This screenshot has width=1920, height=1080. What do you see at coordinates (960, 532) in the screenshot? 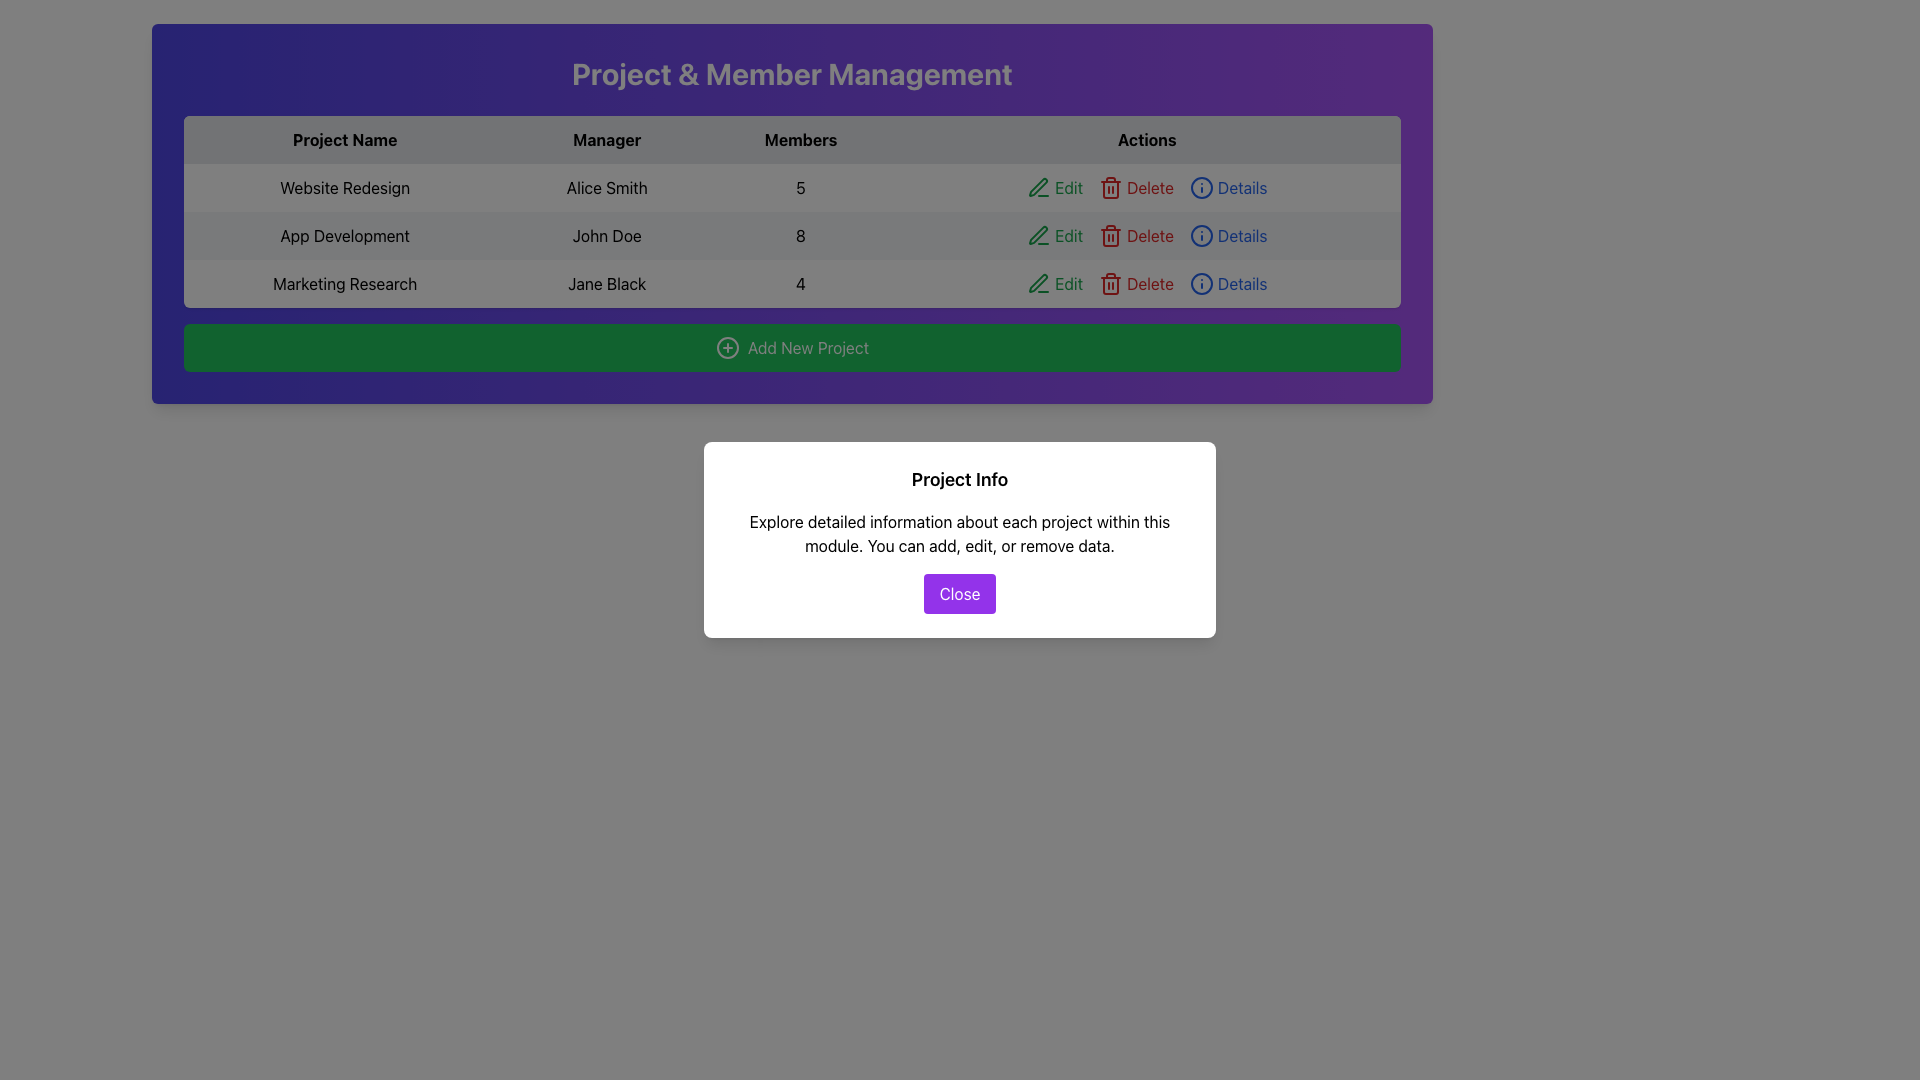
I see `the static text block that reads 'Explore detailed information about each project within this module. You can add, edit, or remove data.' located within the central section of the modal dialog box` at bounding box center [960, 532].